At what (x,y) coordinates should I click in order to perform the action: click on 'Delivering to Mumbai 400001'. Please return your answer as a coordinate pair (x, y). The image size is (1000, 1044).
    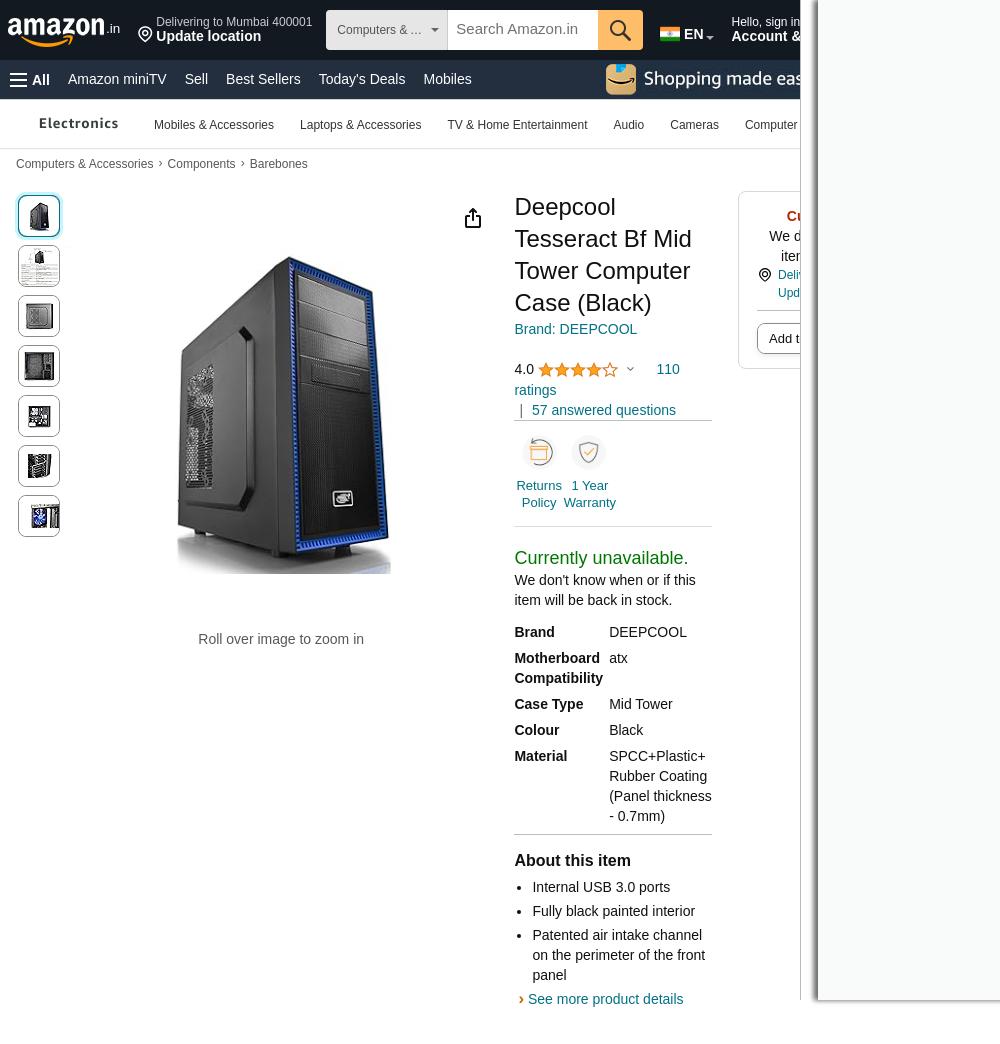
    Looking at the image, I should click on (233, 21).